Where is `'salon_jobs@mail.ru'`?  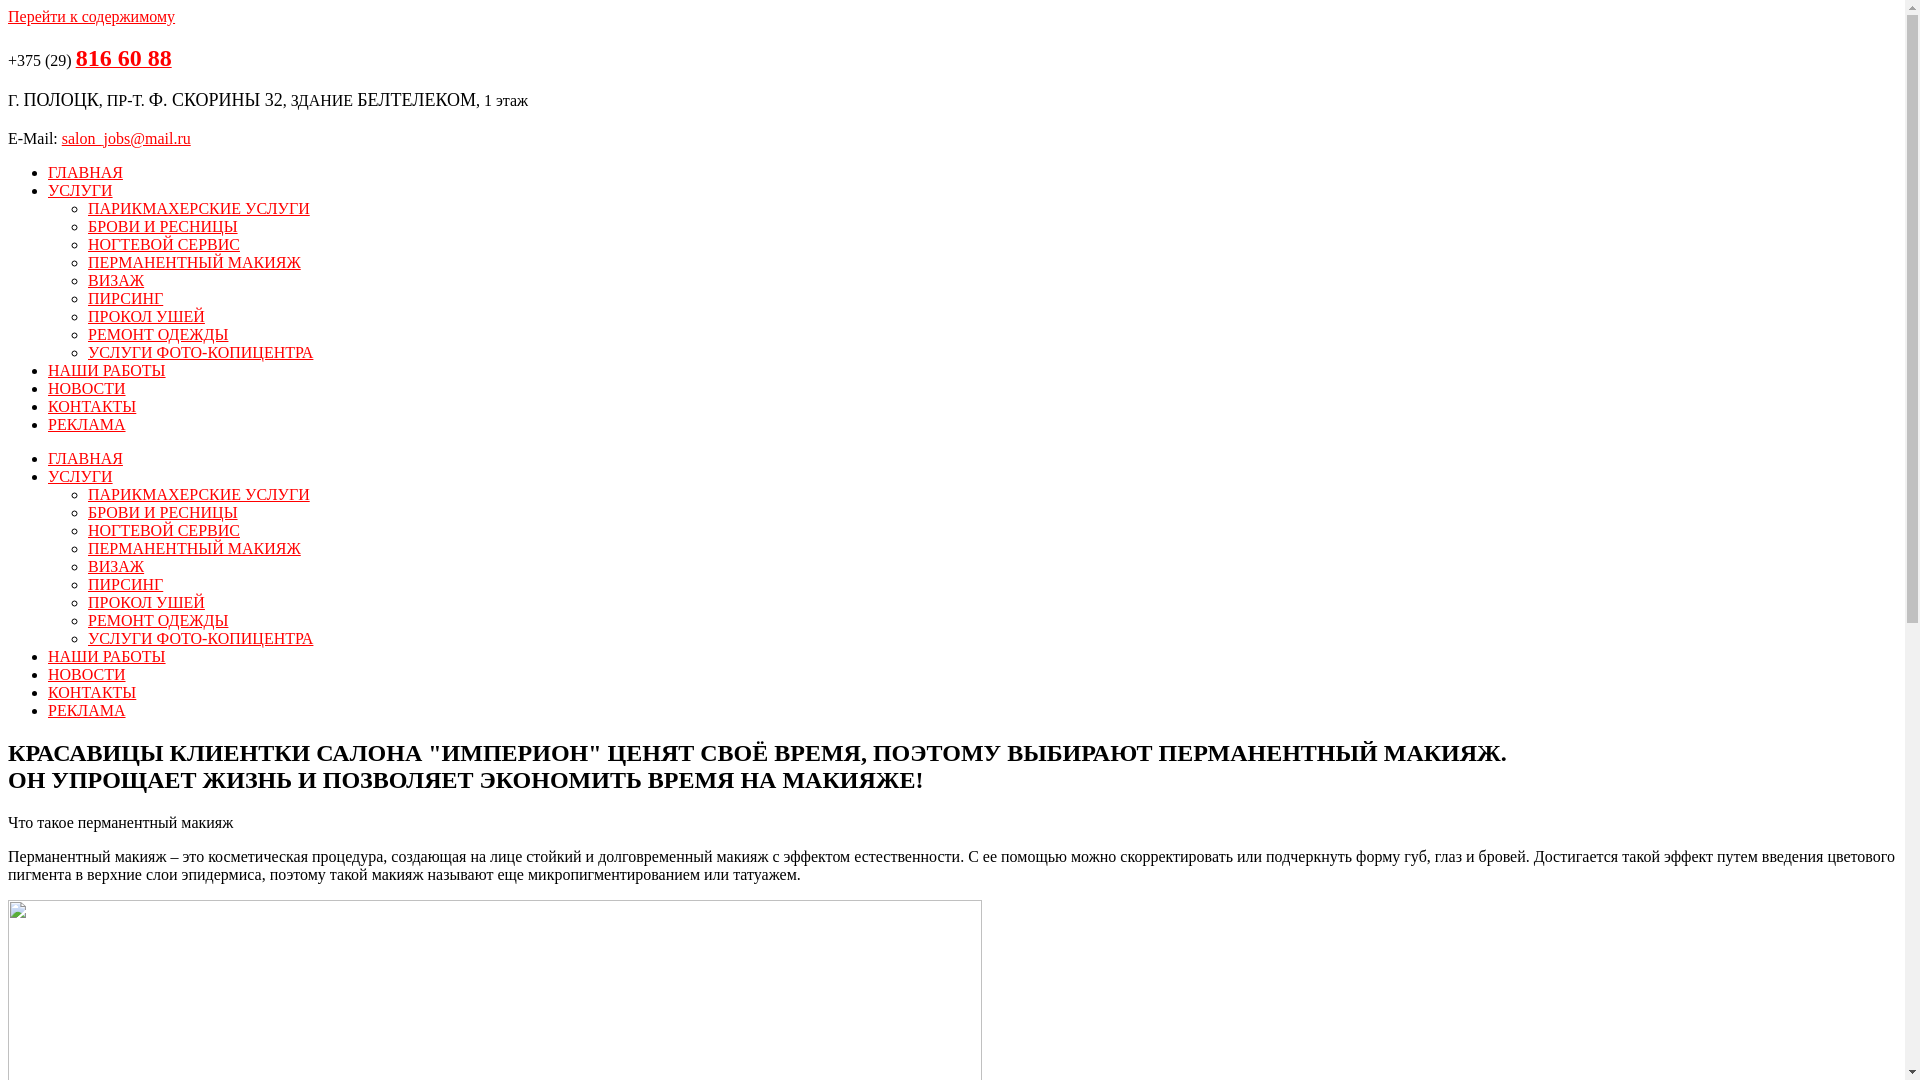
'salon_jobs@mail.ru' is located at coordinates (62, 137).